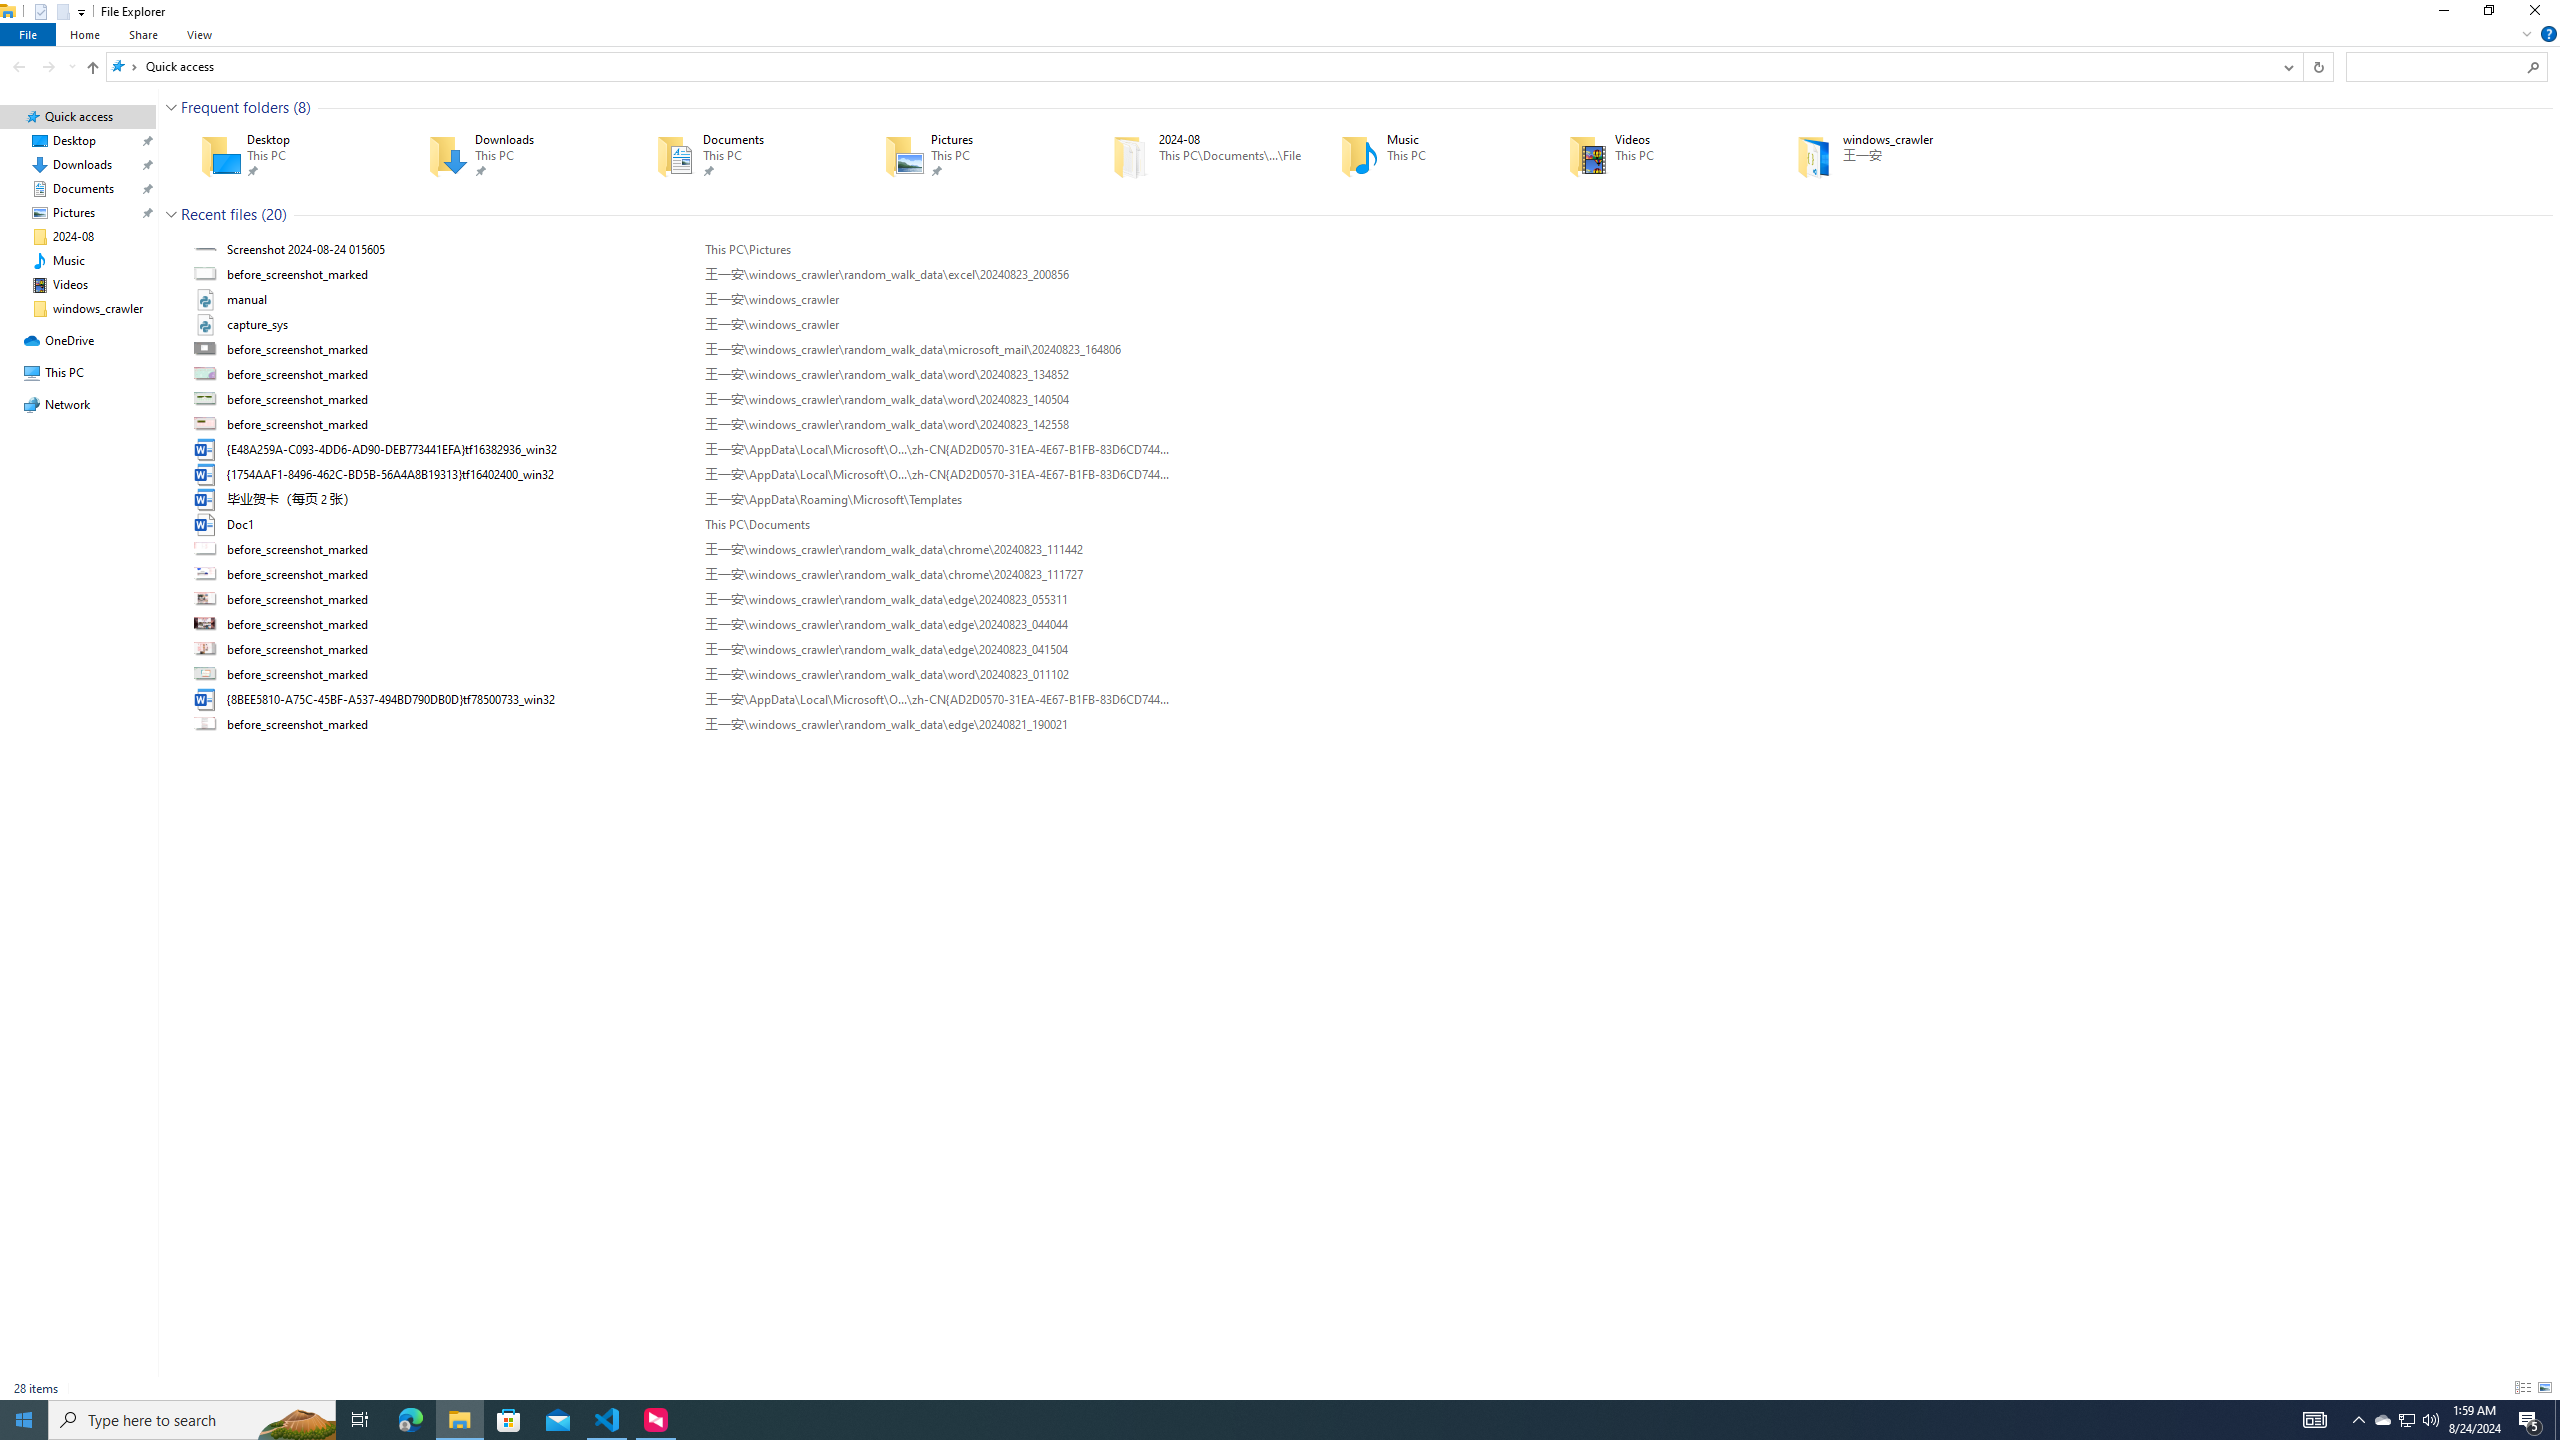  What do you see at coordinates (179, 65) in the screenshot?
I see `'Quick access'` at bounding box center [179, 65].